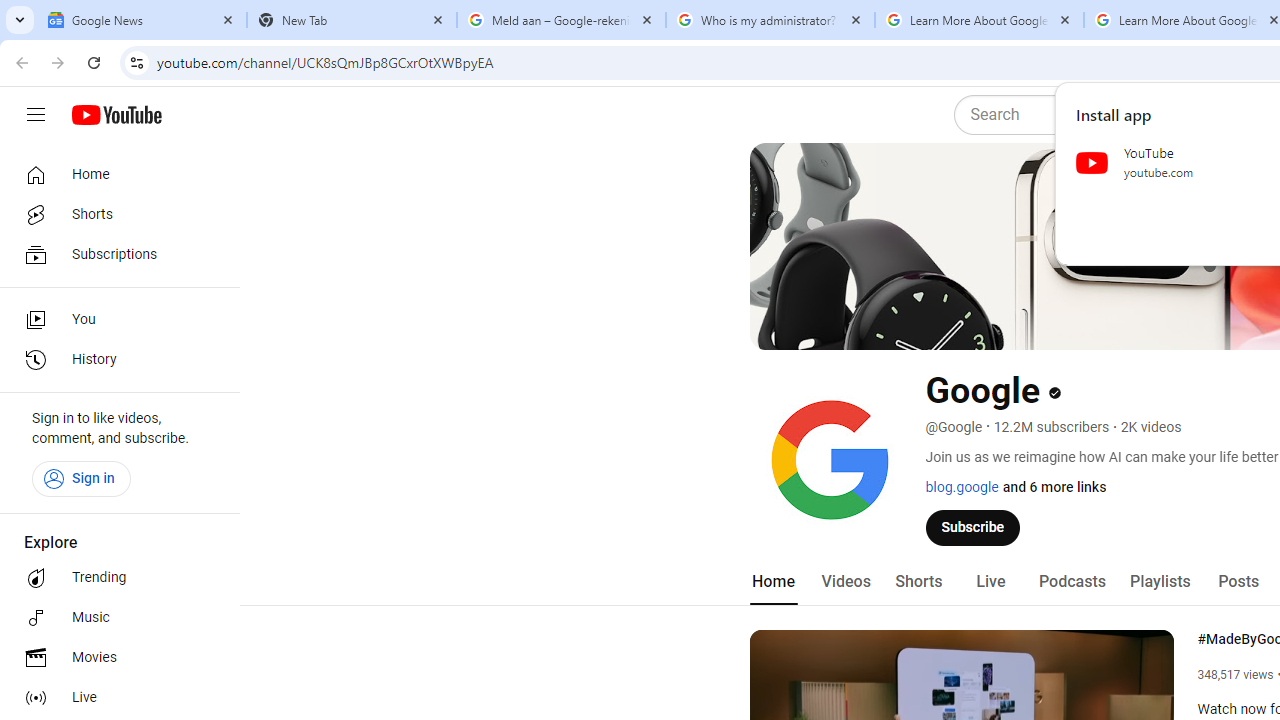  I want to click on 'Podcasts', so click(1071, 581).